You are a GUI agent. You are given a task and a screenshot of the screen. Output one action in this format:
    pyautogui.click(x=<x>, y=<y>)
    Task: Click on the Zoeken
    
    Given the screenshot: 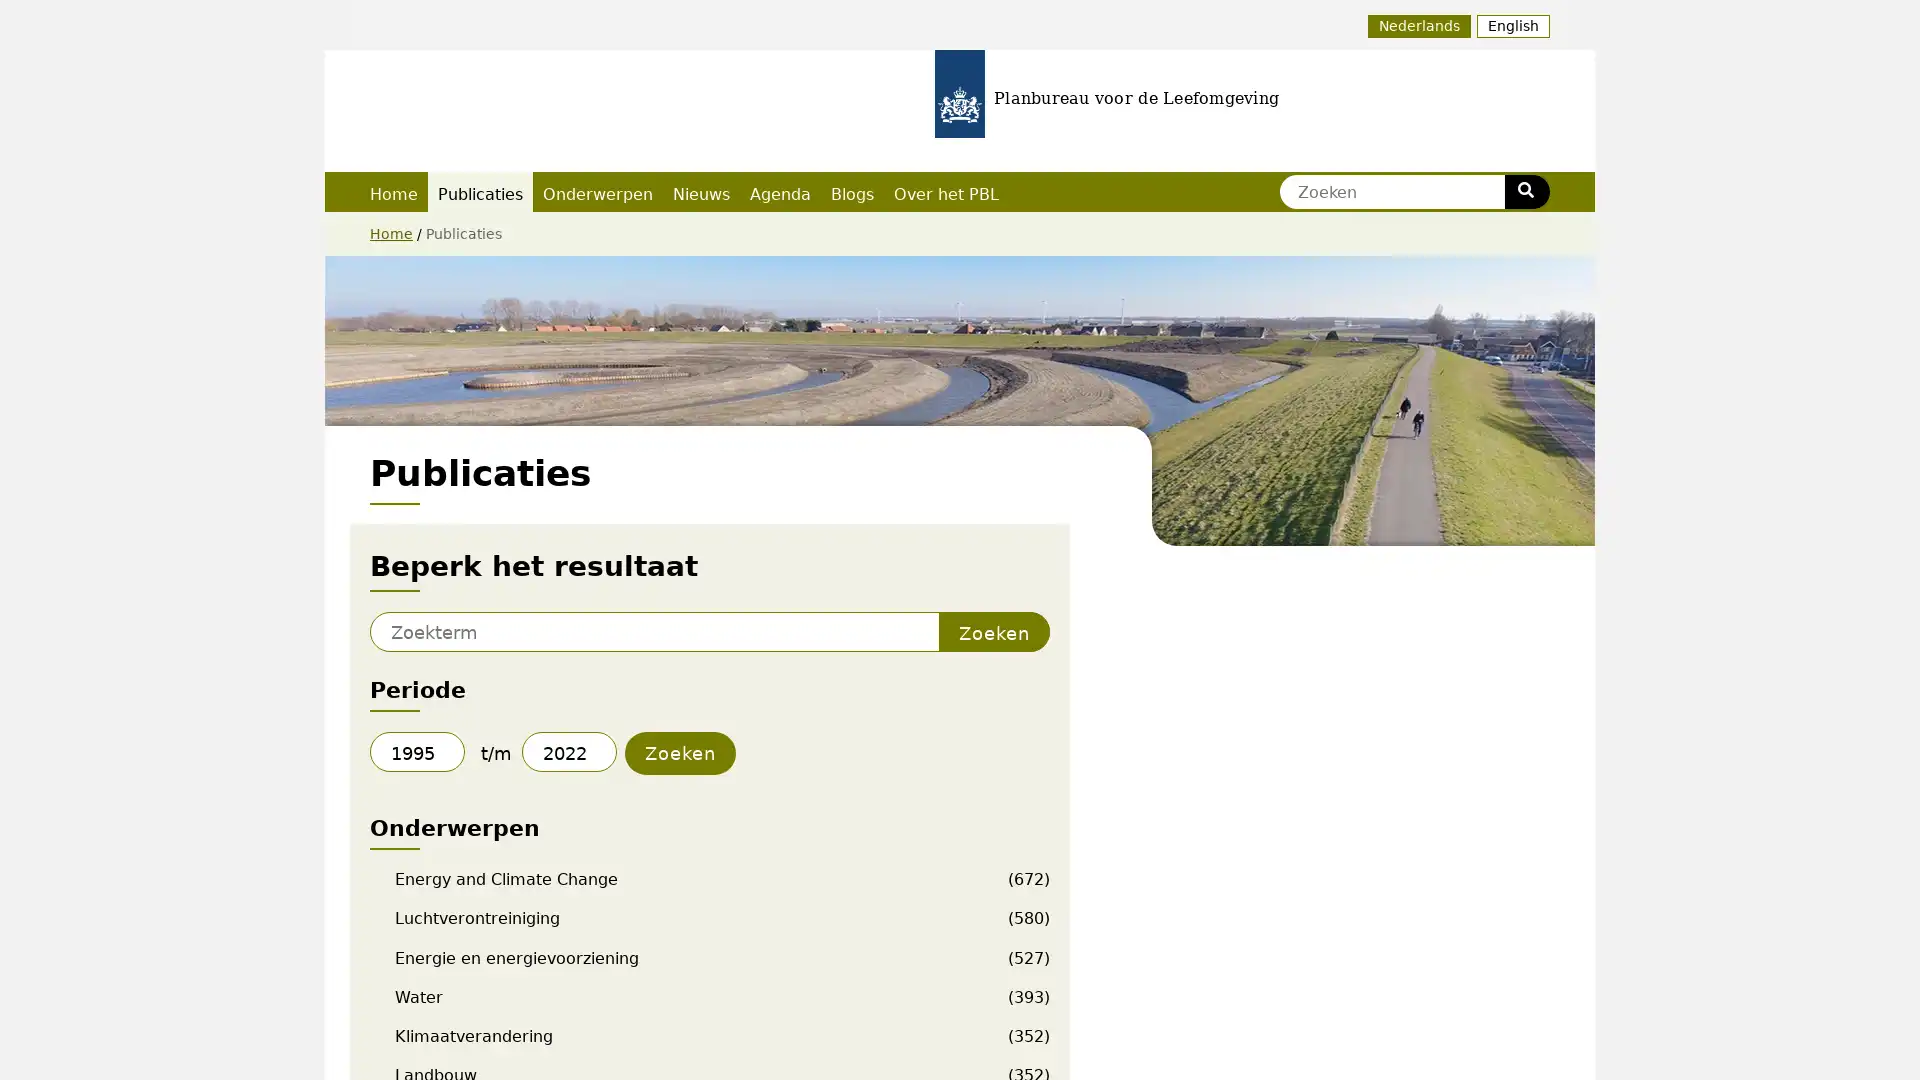 What is the action you would take?
    pyautogui.click(x=680, y=753)
    